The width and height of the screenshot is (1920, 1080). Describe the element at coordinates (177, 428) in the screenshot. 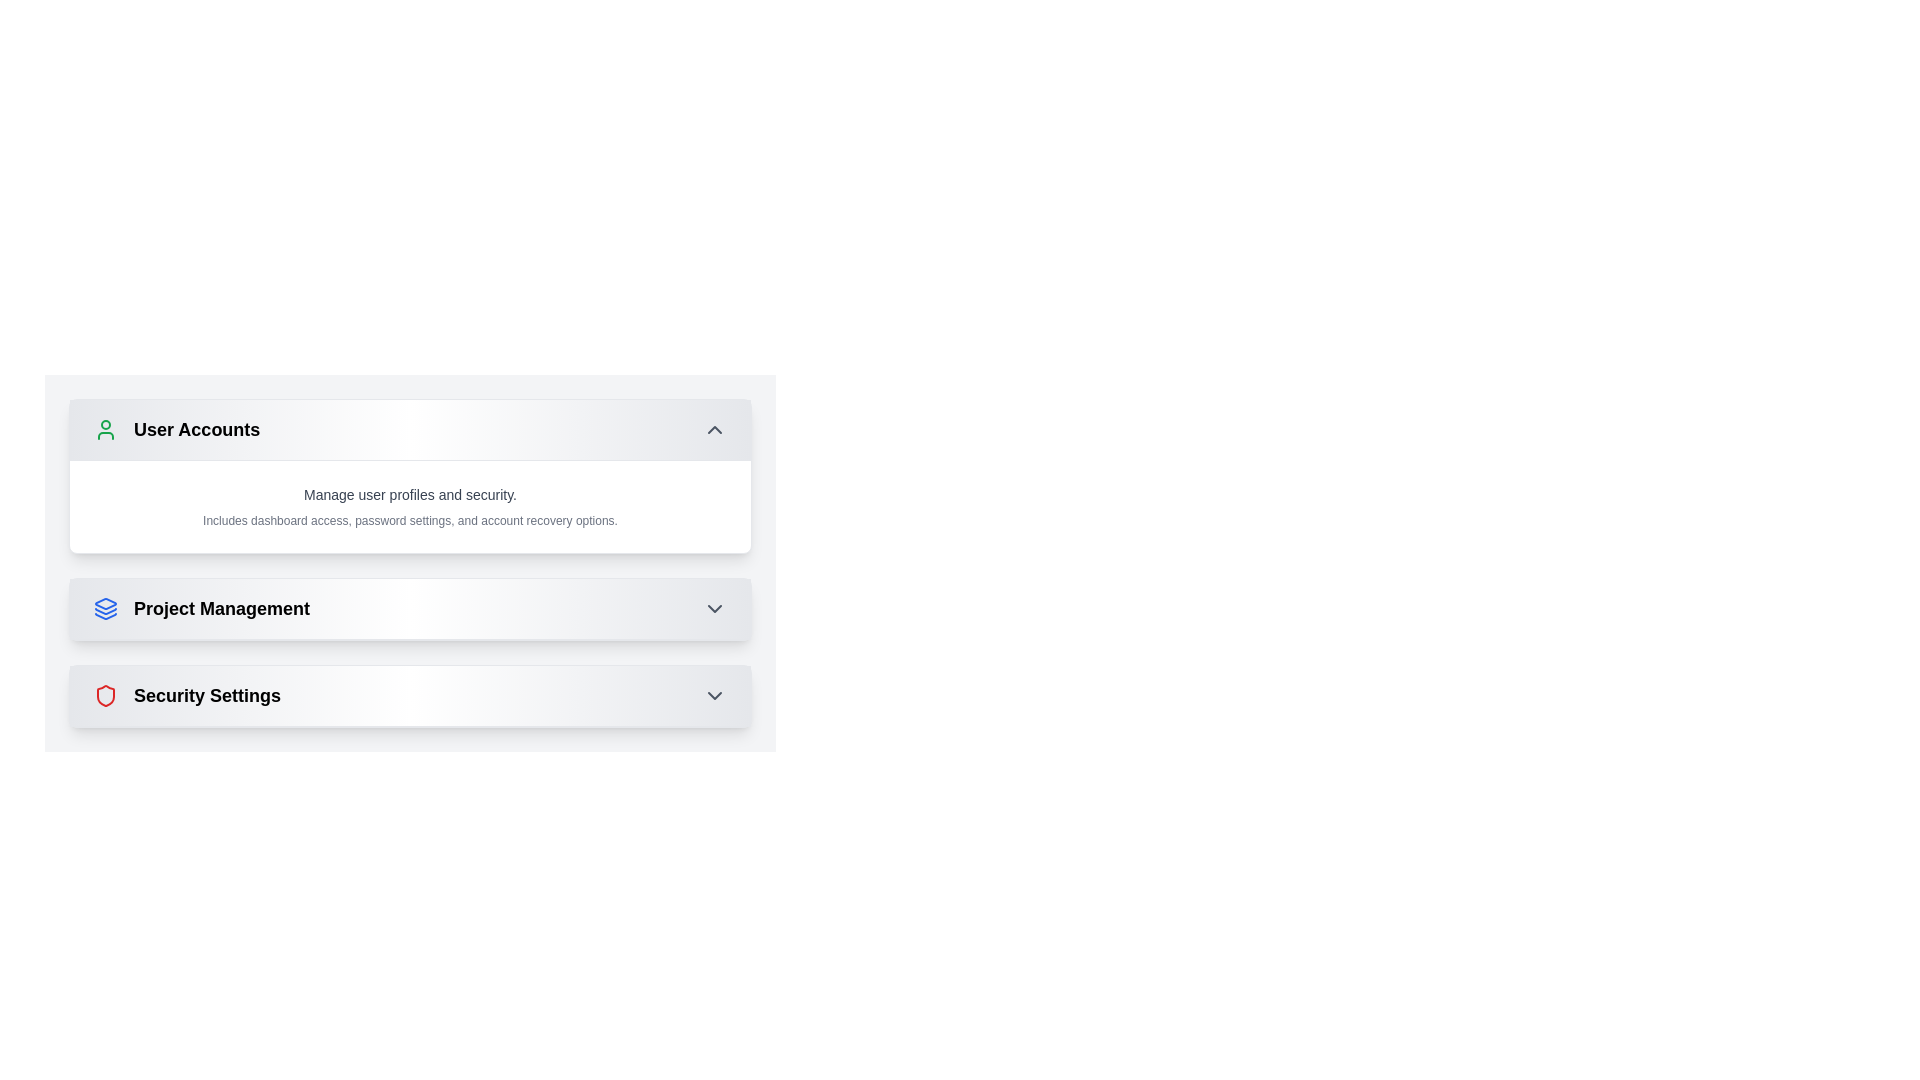

I see `the 'User Accounts' section header, which is the first element in the list` at that location.